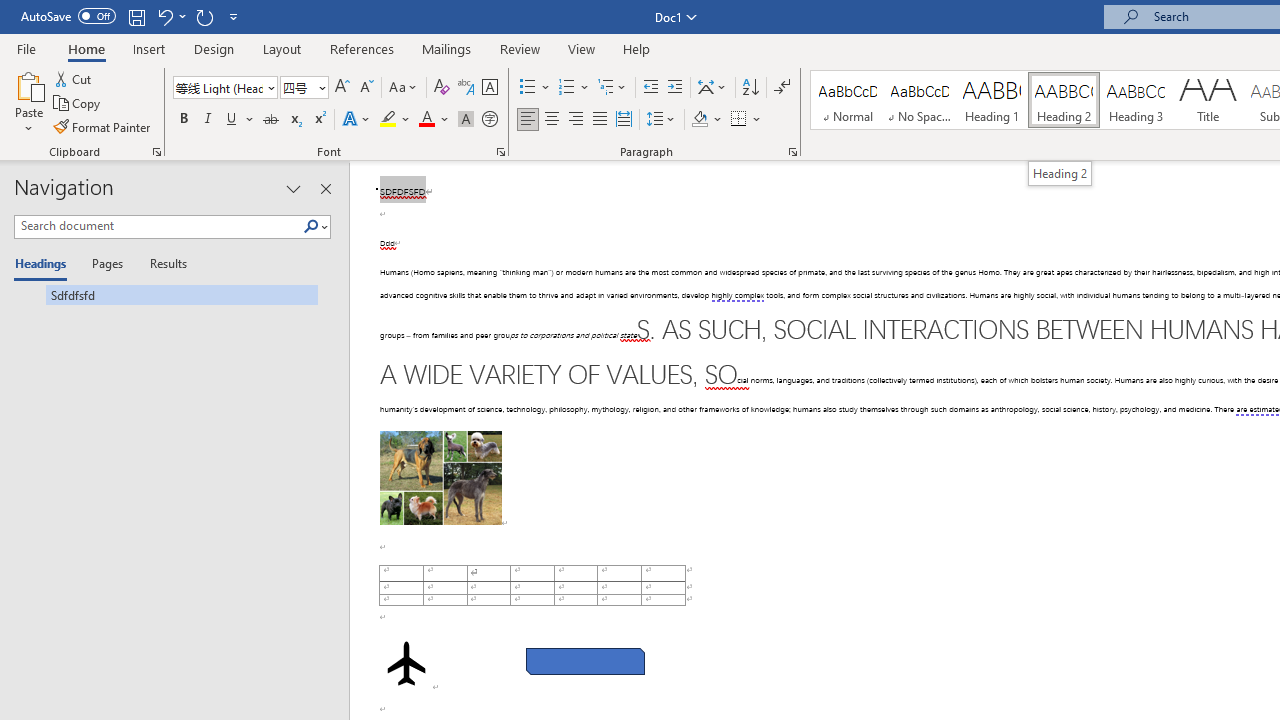  What do you see at coordinates (357, 119) in the screenshot?
I see `'Text Effects and Typography'` at bounding box center [357, 119].